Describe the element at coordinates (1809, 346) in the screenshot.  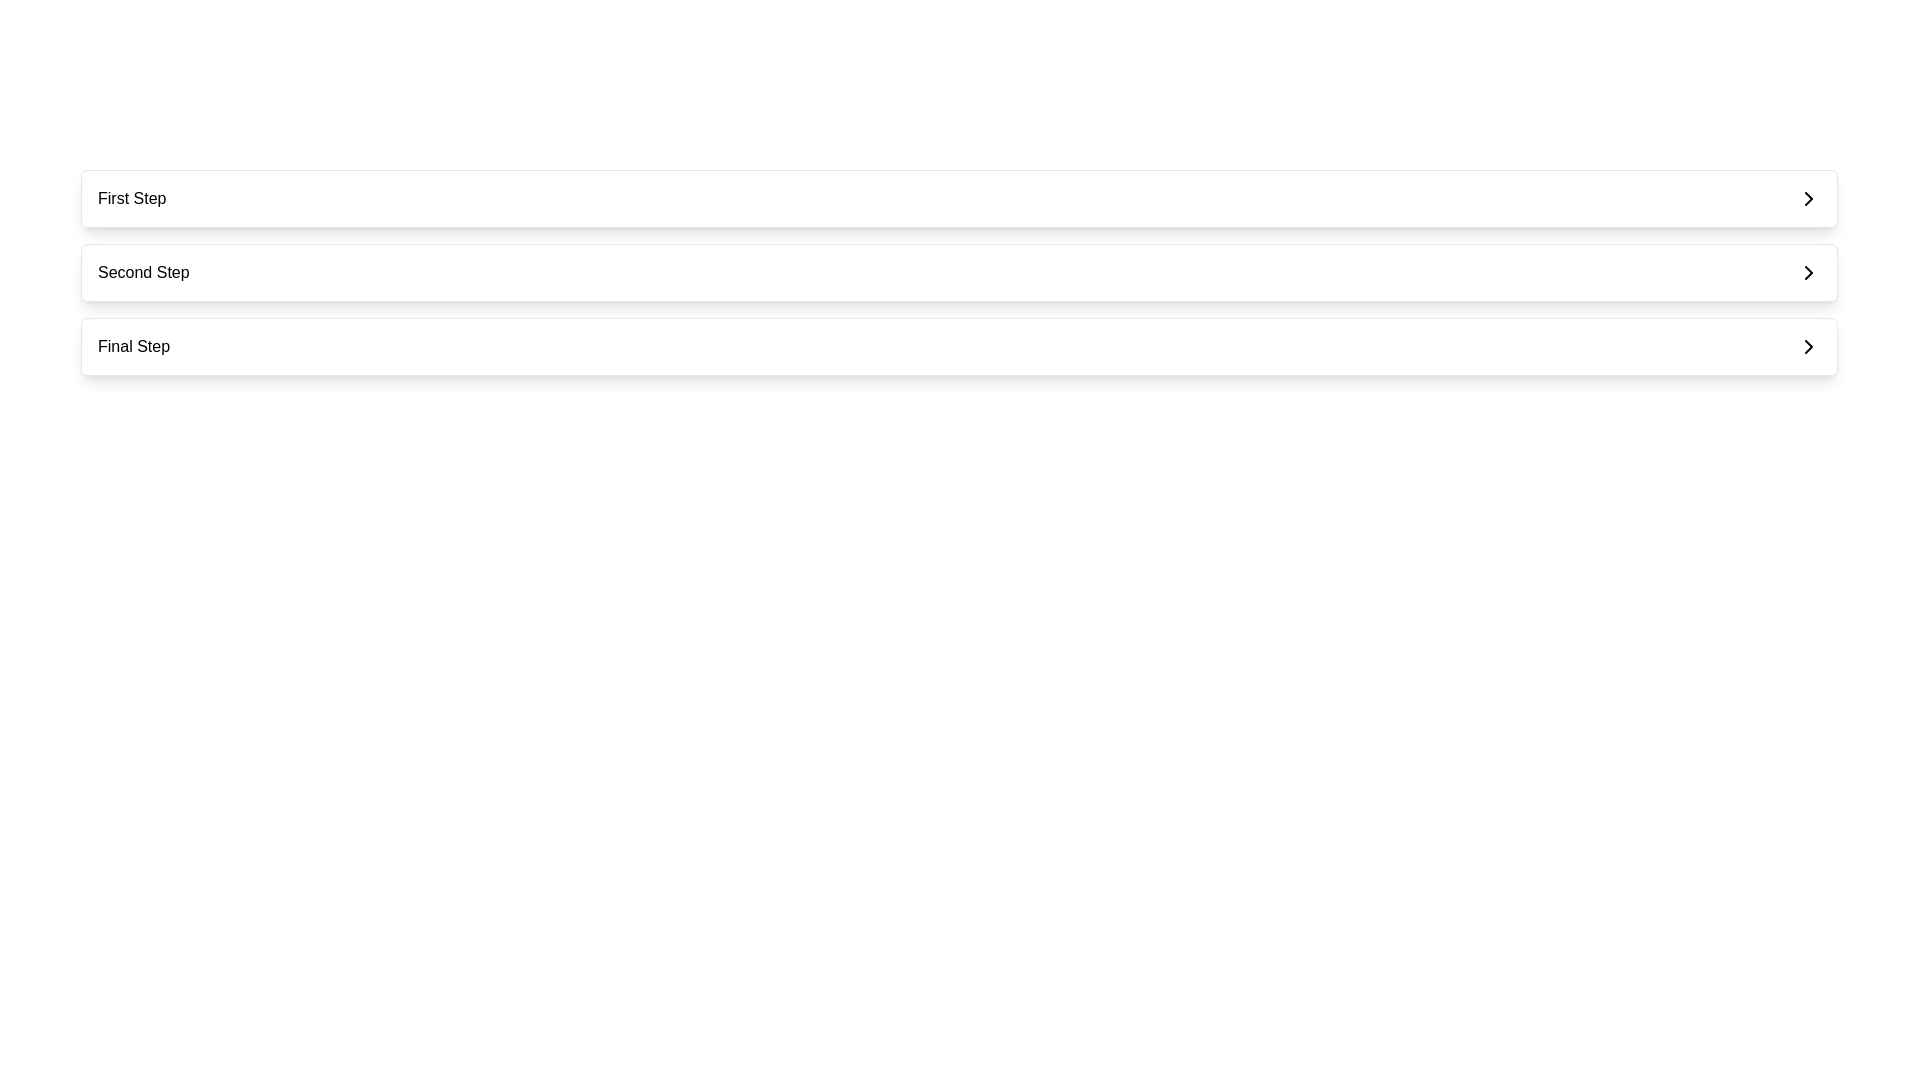
I see `the navigational icon located to the right of the 'Final Step' text to proceed` at that location.